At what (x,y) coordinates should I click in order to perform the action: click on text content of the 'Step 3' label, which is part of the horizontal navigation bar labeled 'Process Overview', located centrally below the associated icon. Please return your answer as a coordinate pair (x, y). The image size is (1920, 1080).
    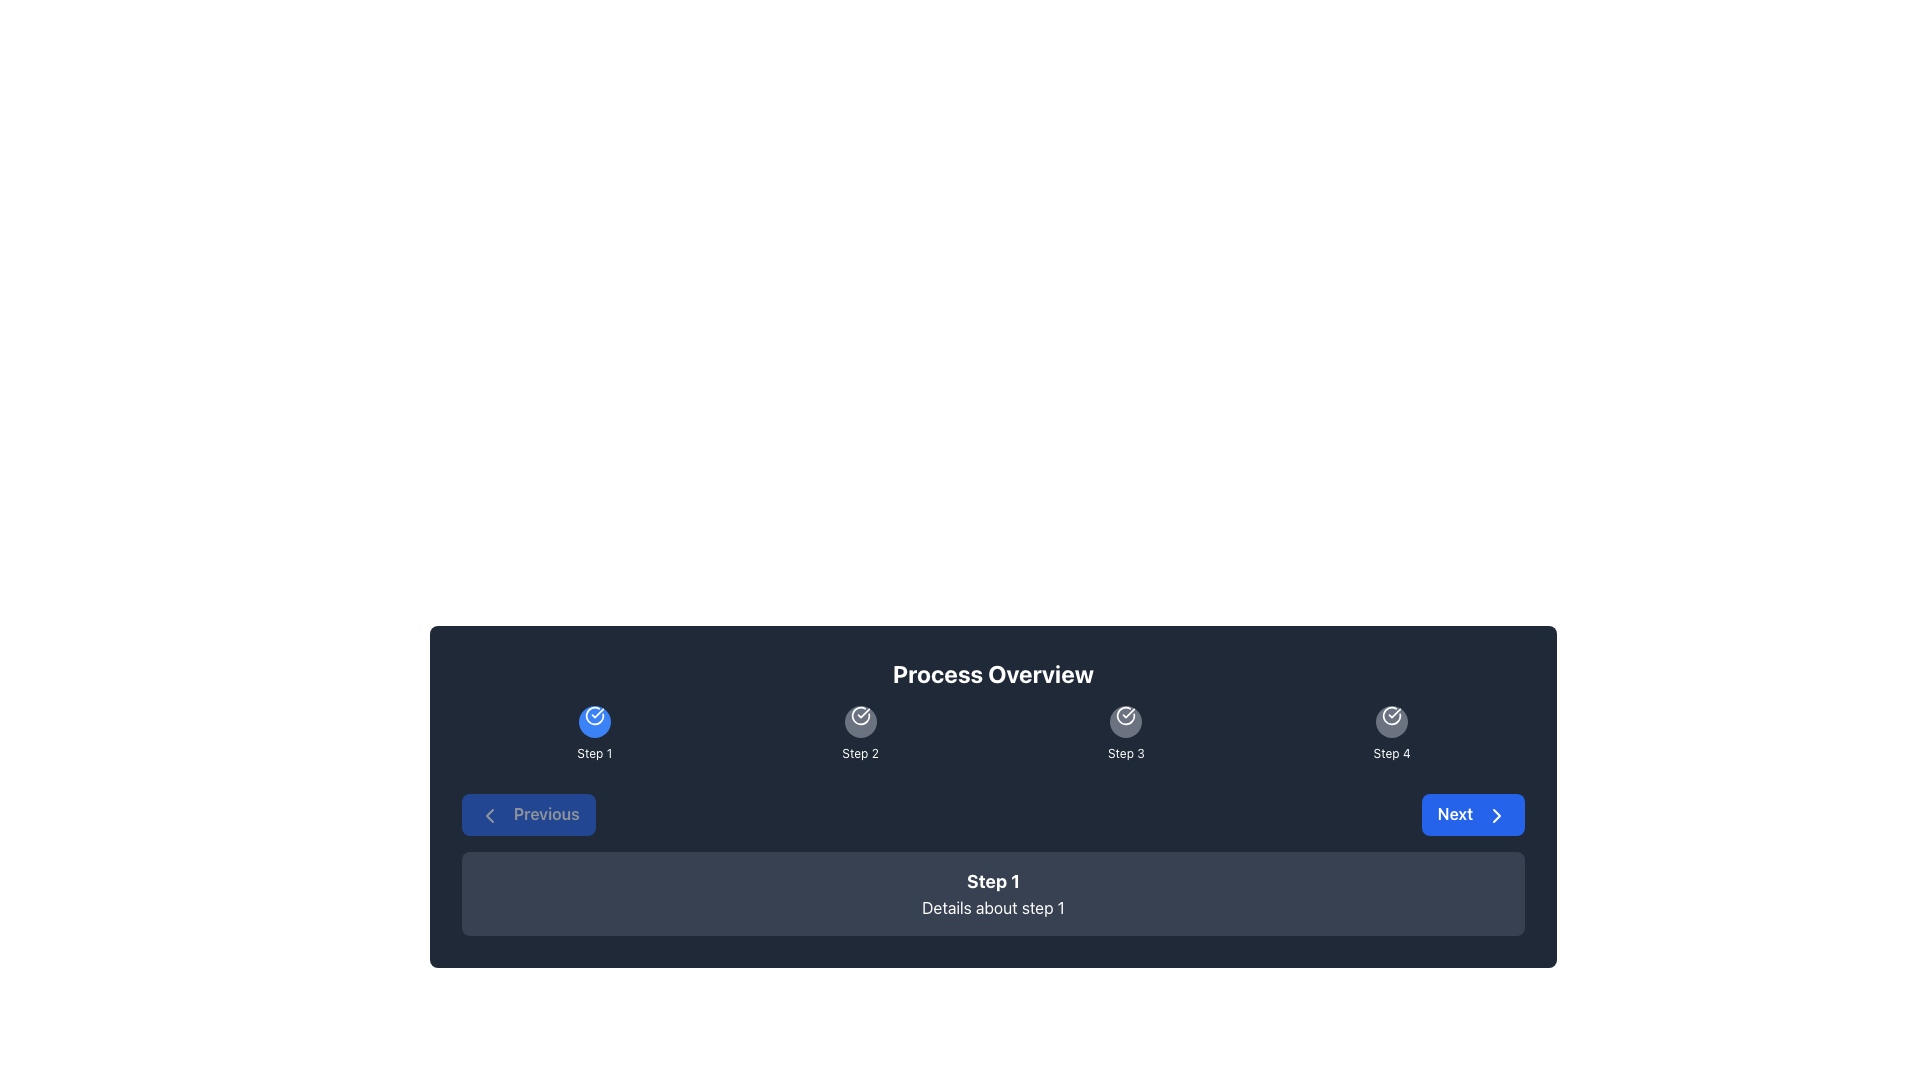
    Looking at the image, I should click on (1126, 753).